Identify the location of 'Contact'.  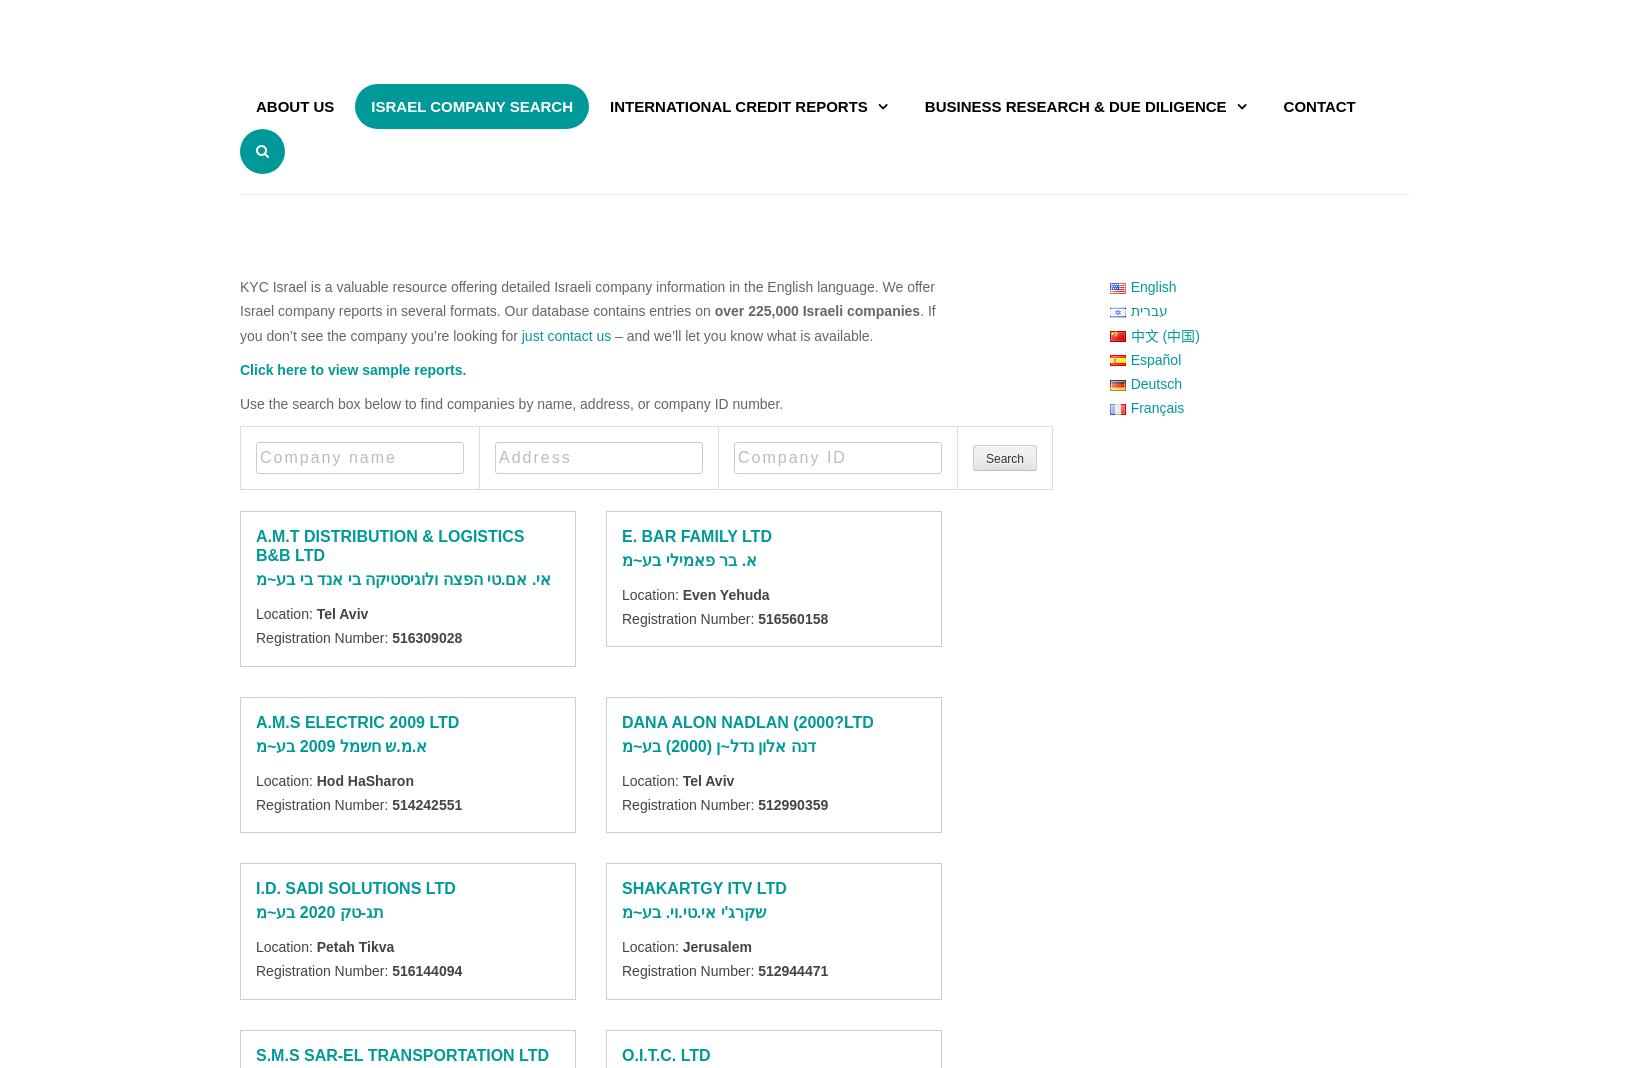
(1318, 104).